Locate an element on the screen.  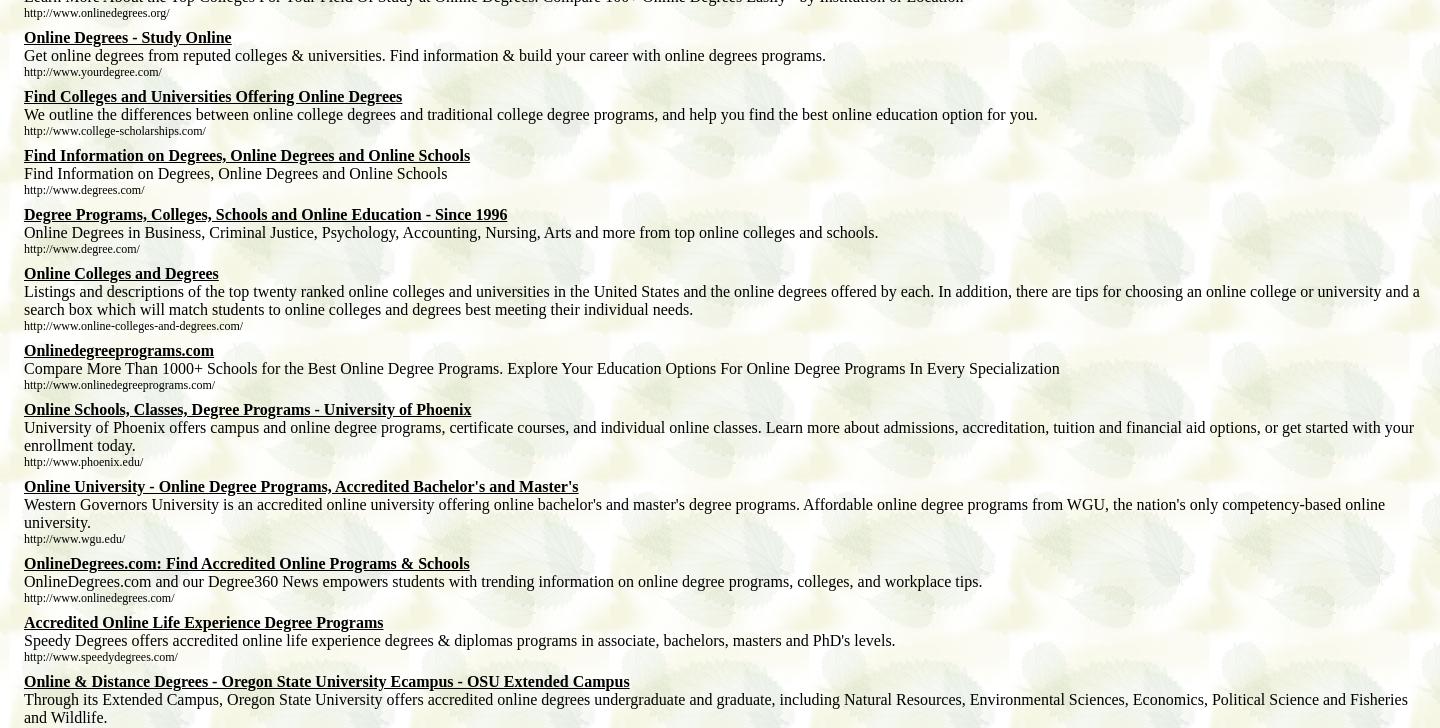
'Online University - Online Degree Programs, Accredited Bachelor's and Master's' is located at coordinates (299, 485).